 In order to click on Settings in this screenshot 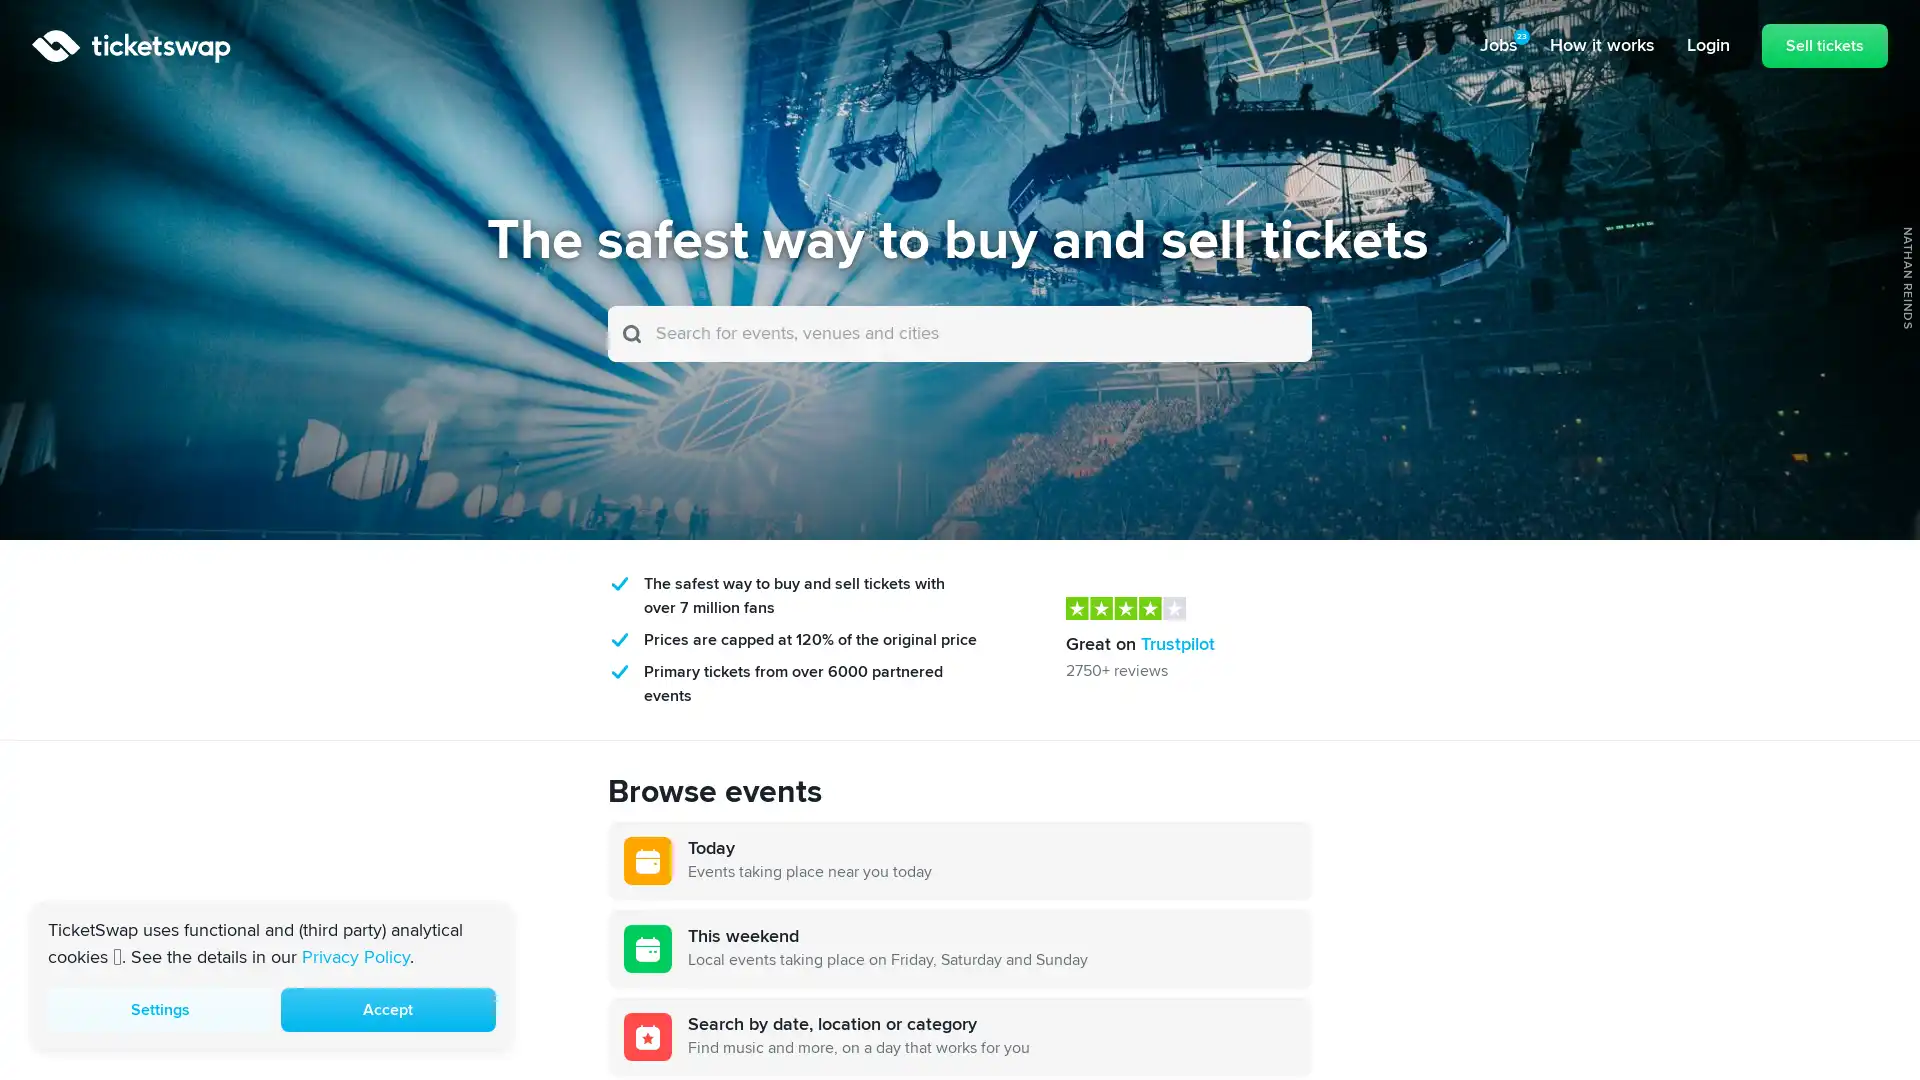, I will do `click(158, 1010)`.